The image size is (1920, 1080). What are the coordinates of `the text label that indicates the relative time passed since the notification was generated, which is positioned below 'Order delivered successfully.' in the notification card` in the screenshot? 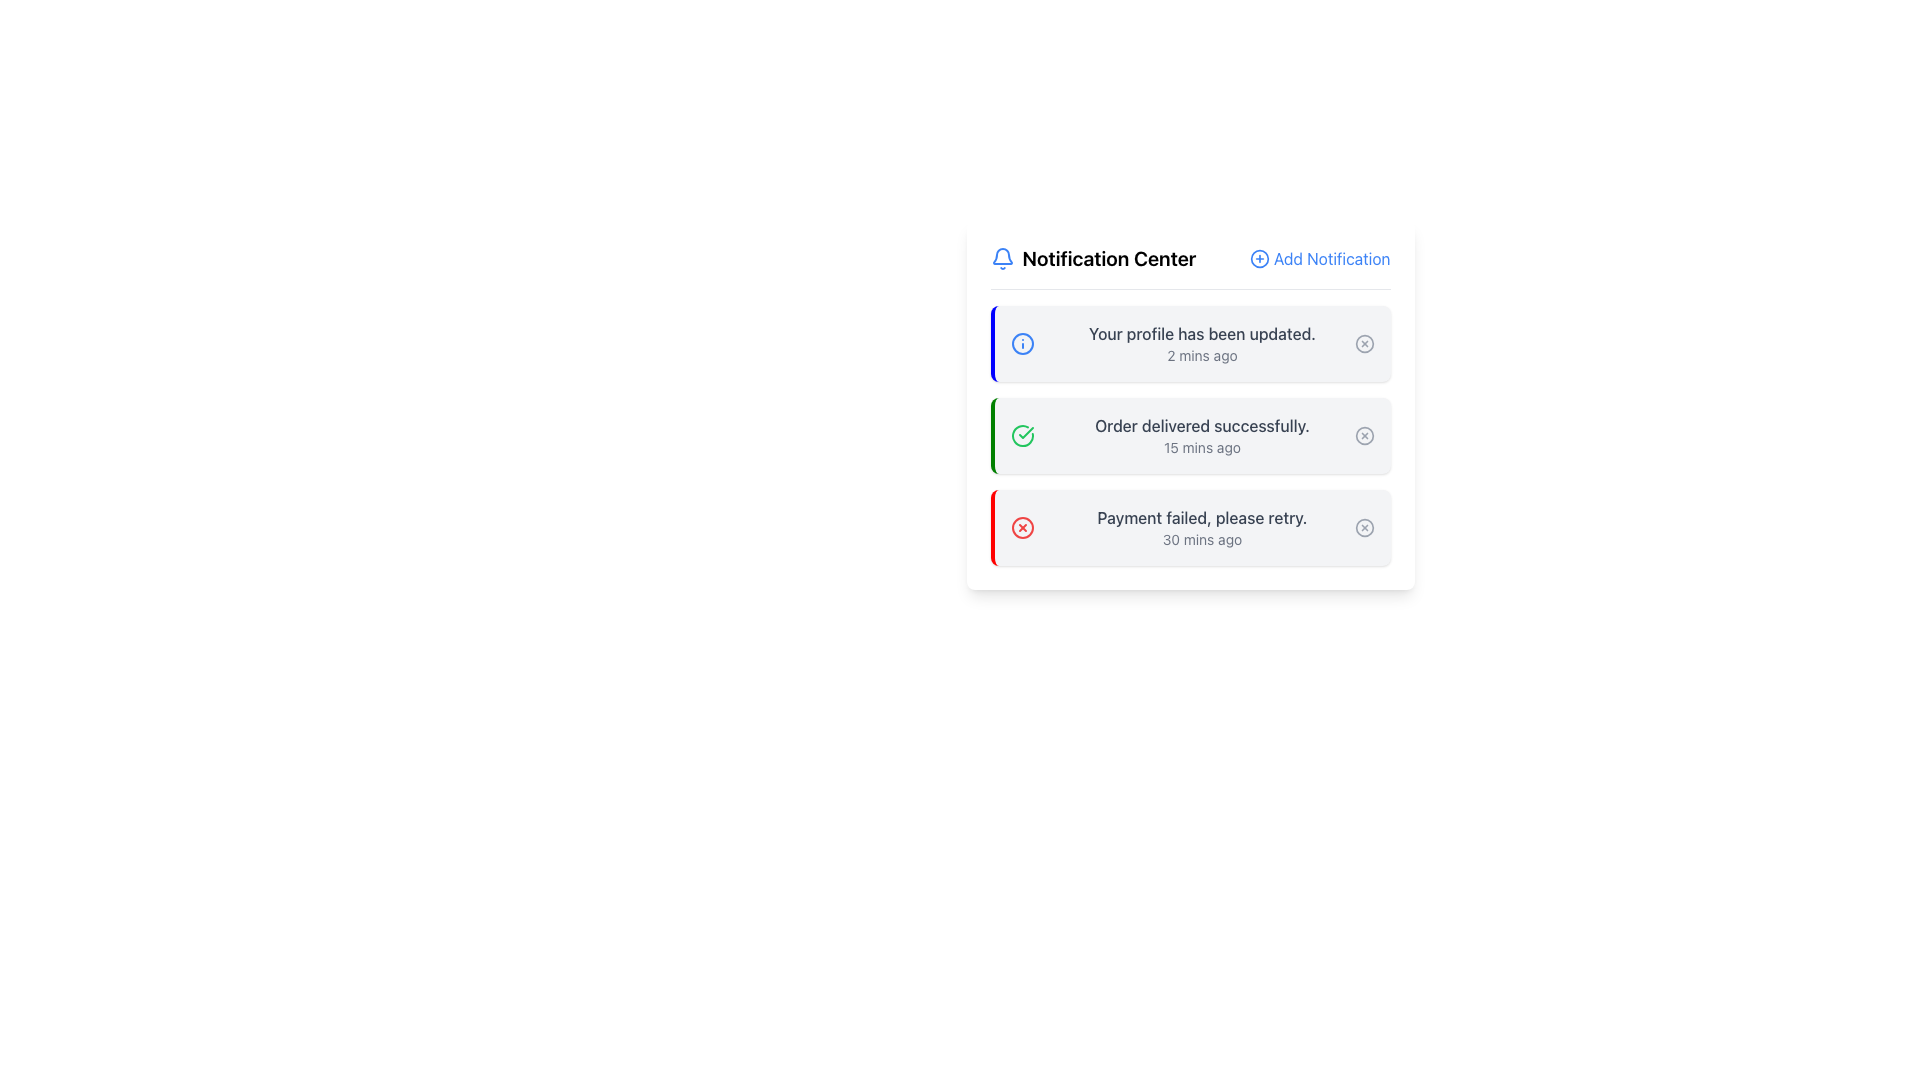 It's located at (1201, 446).